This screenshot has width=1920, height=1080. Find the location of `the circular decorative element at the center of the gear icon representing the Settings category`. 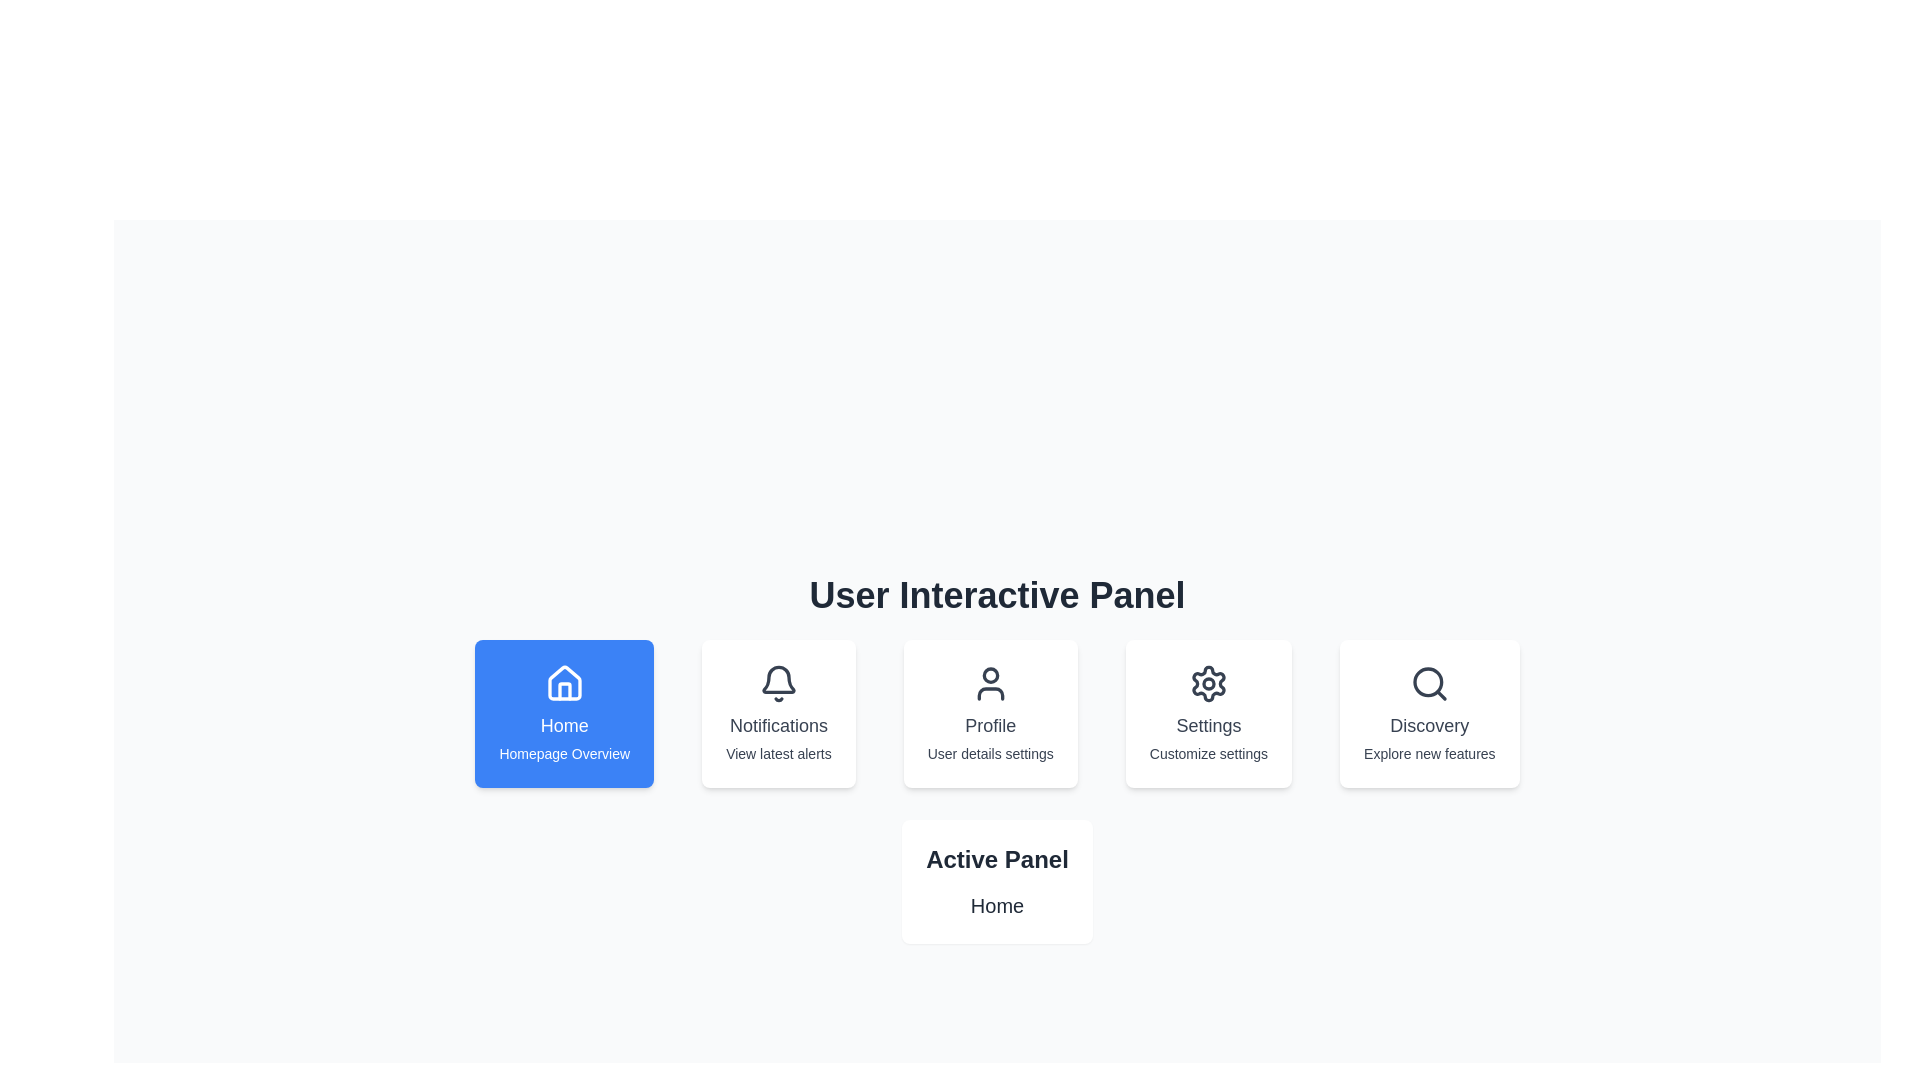

the circular decorative element at the center of the gear icon representing the Settings category is located at coordinates (1207, 682).